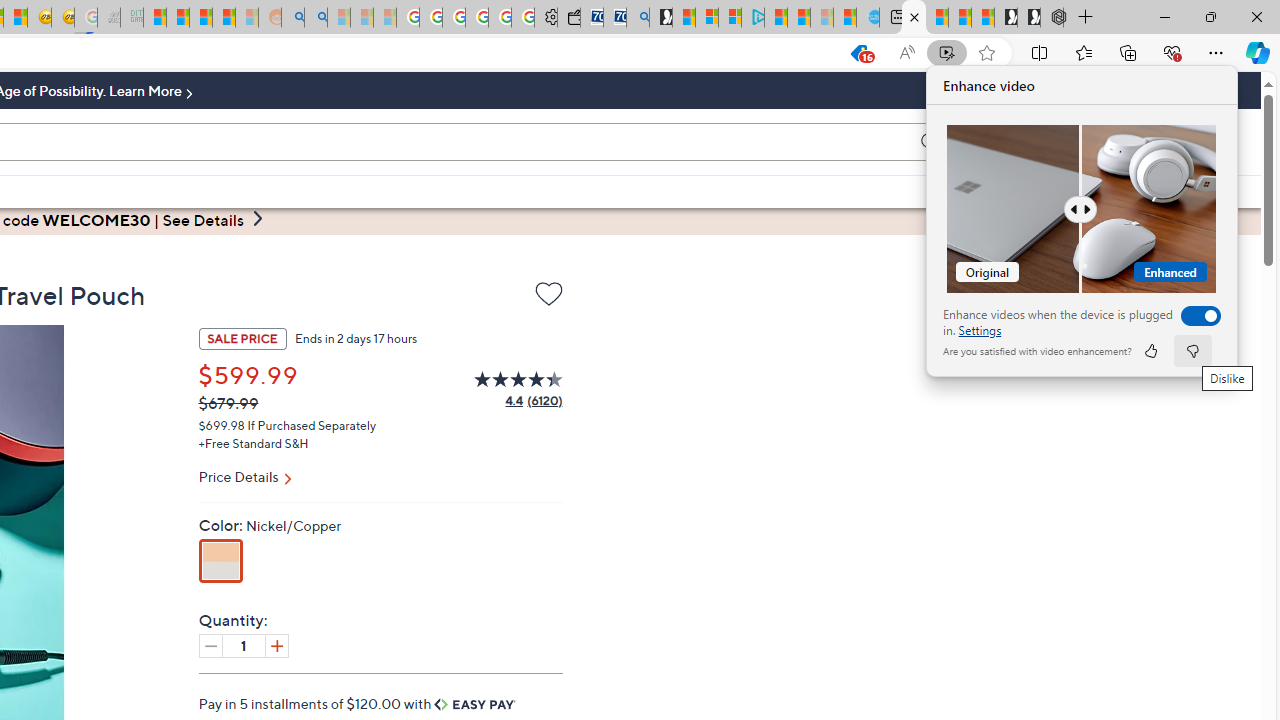 This screenshot has height=720, width=1280. I want to click on 'Pay in 5 installments of $120.00 with Easy Pay', so click(357, 702).